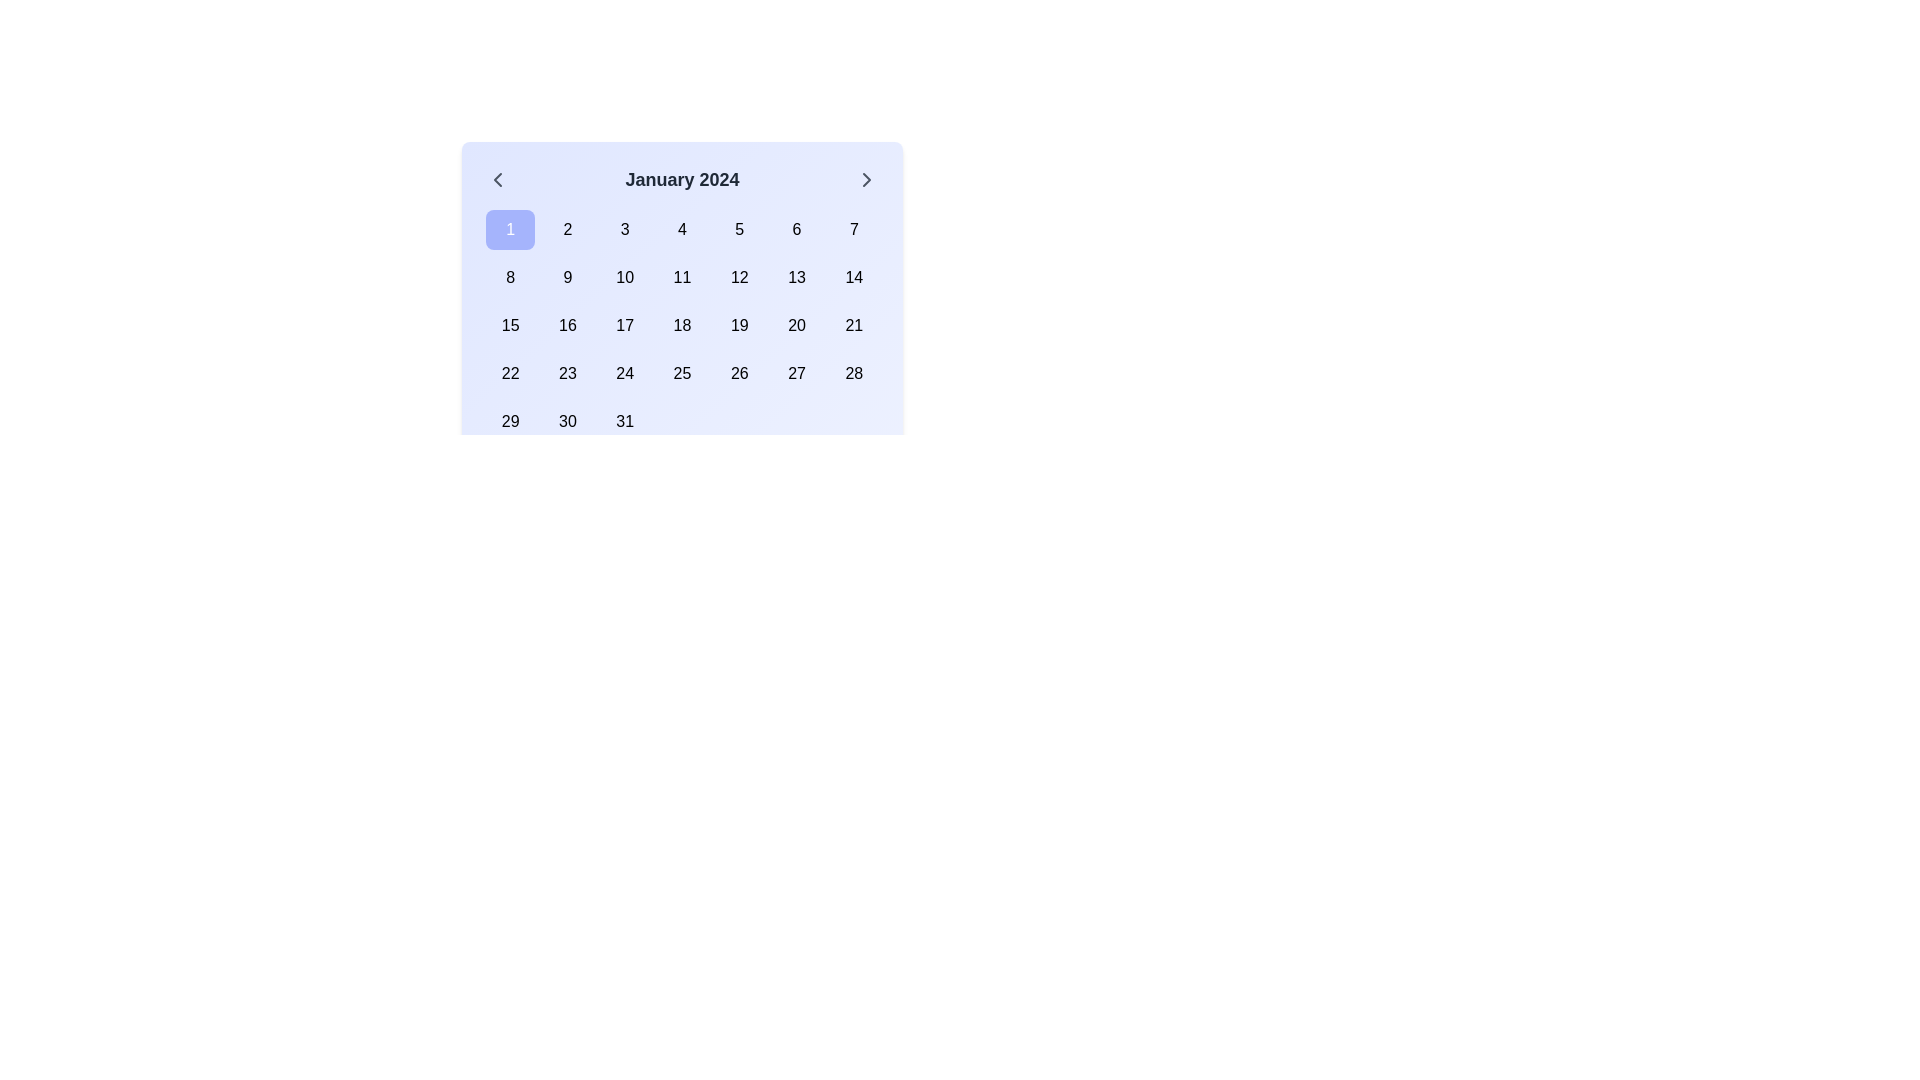 Image resolution: width=1920 pixels, height=1080 pixels. I want to click on the button representing the date '12' in the January 2024 calendar view, so click(738, 277).